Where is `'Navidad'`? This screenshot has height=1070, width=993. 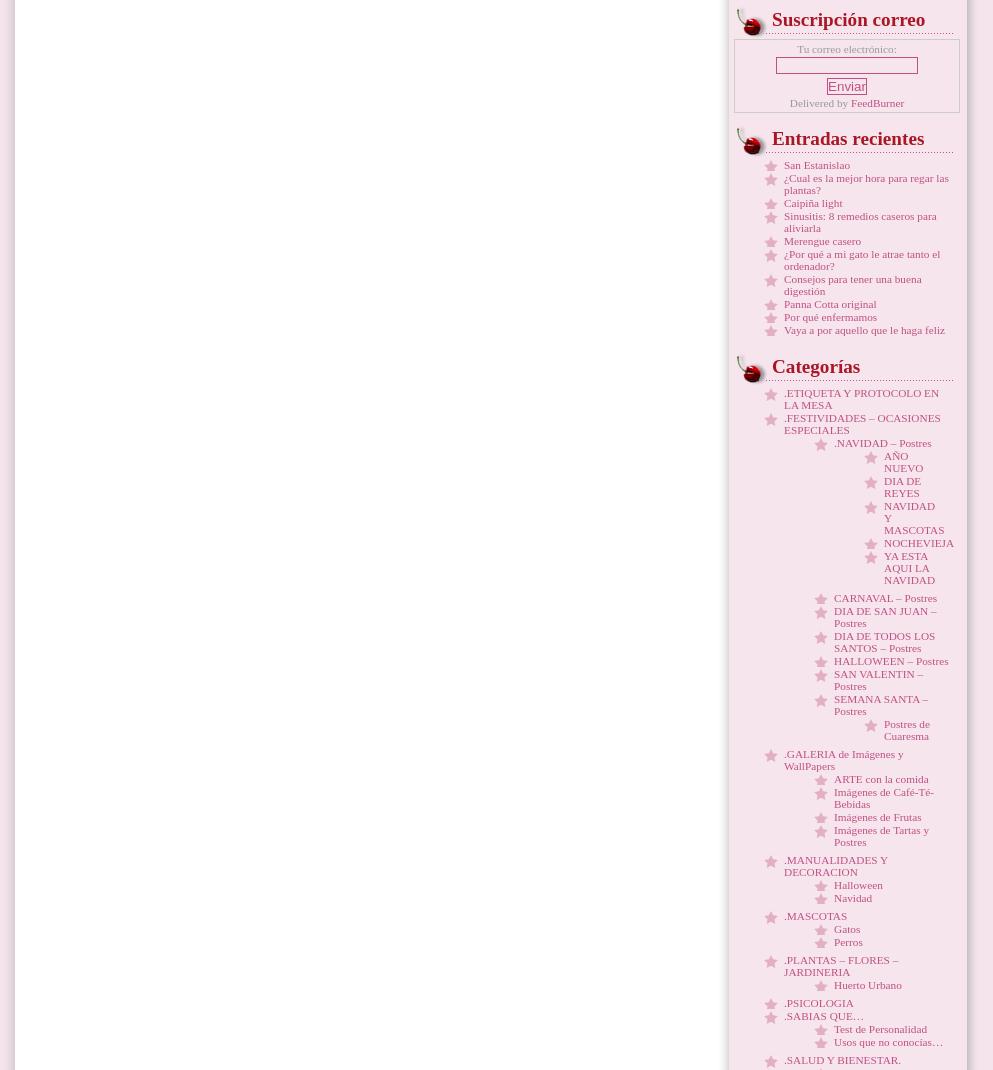
'Navidad' is located at coordinates (834, 897).